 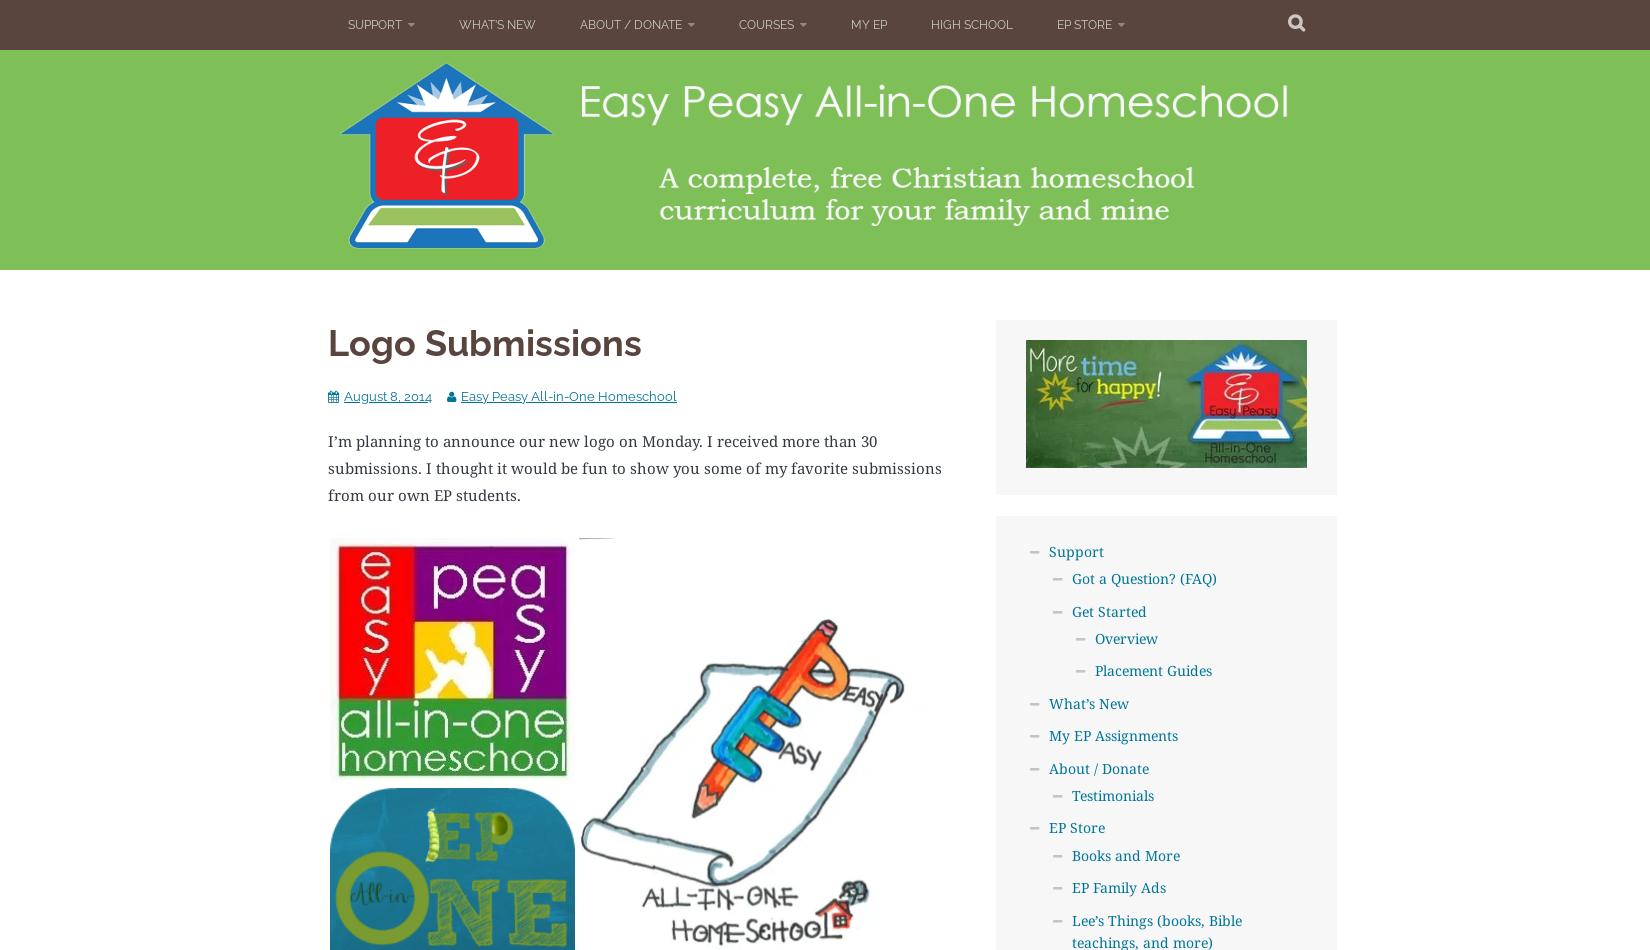 What do you see at coordinates (1112, 734) in the screenshot?
I see `'My EP Assignments'` at bounding box center [1112, 734].